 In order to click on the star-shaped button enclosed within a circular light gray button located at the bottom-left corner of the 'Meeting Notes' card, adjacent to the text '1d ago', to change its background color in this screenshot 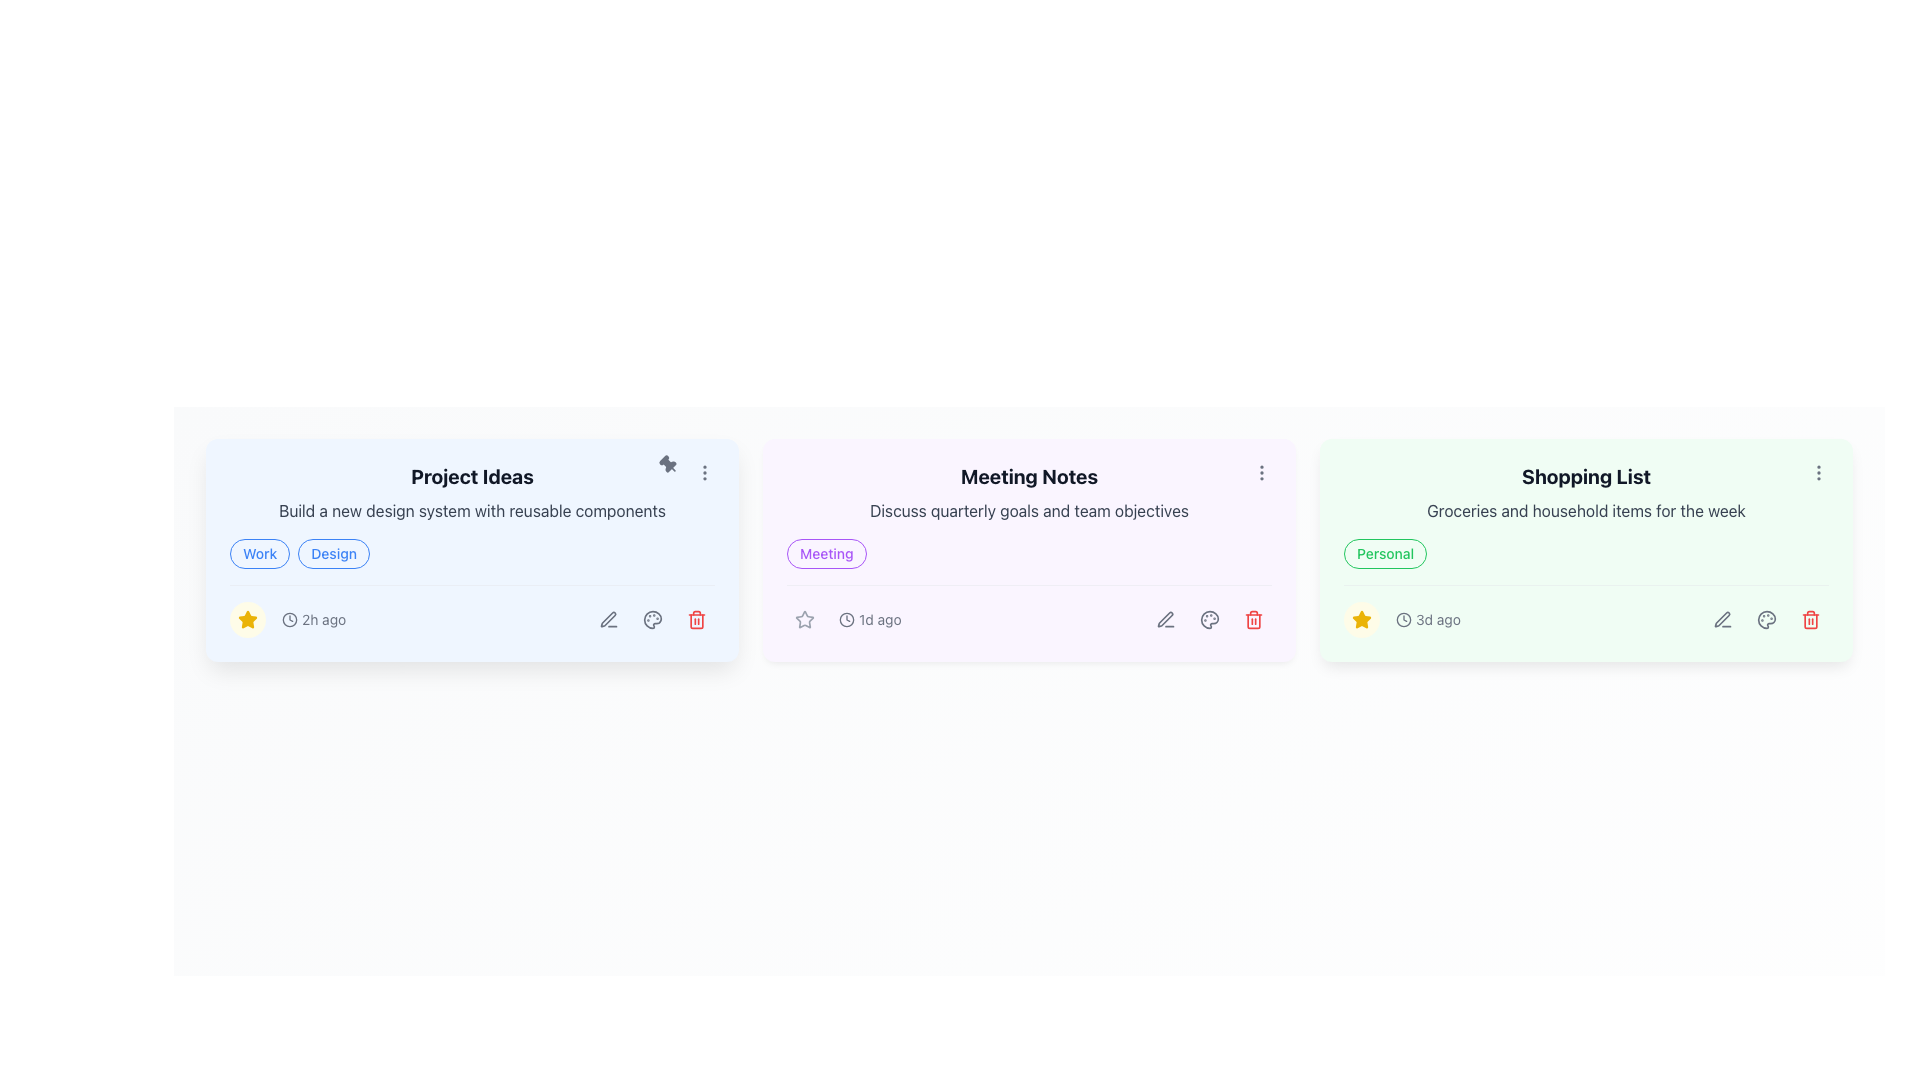, I will do `click(805, 619)`.